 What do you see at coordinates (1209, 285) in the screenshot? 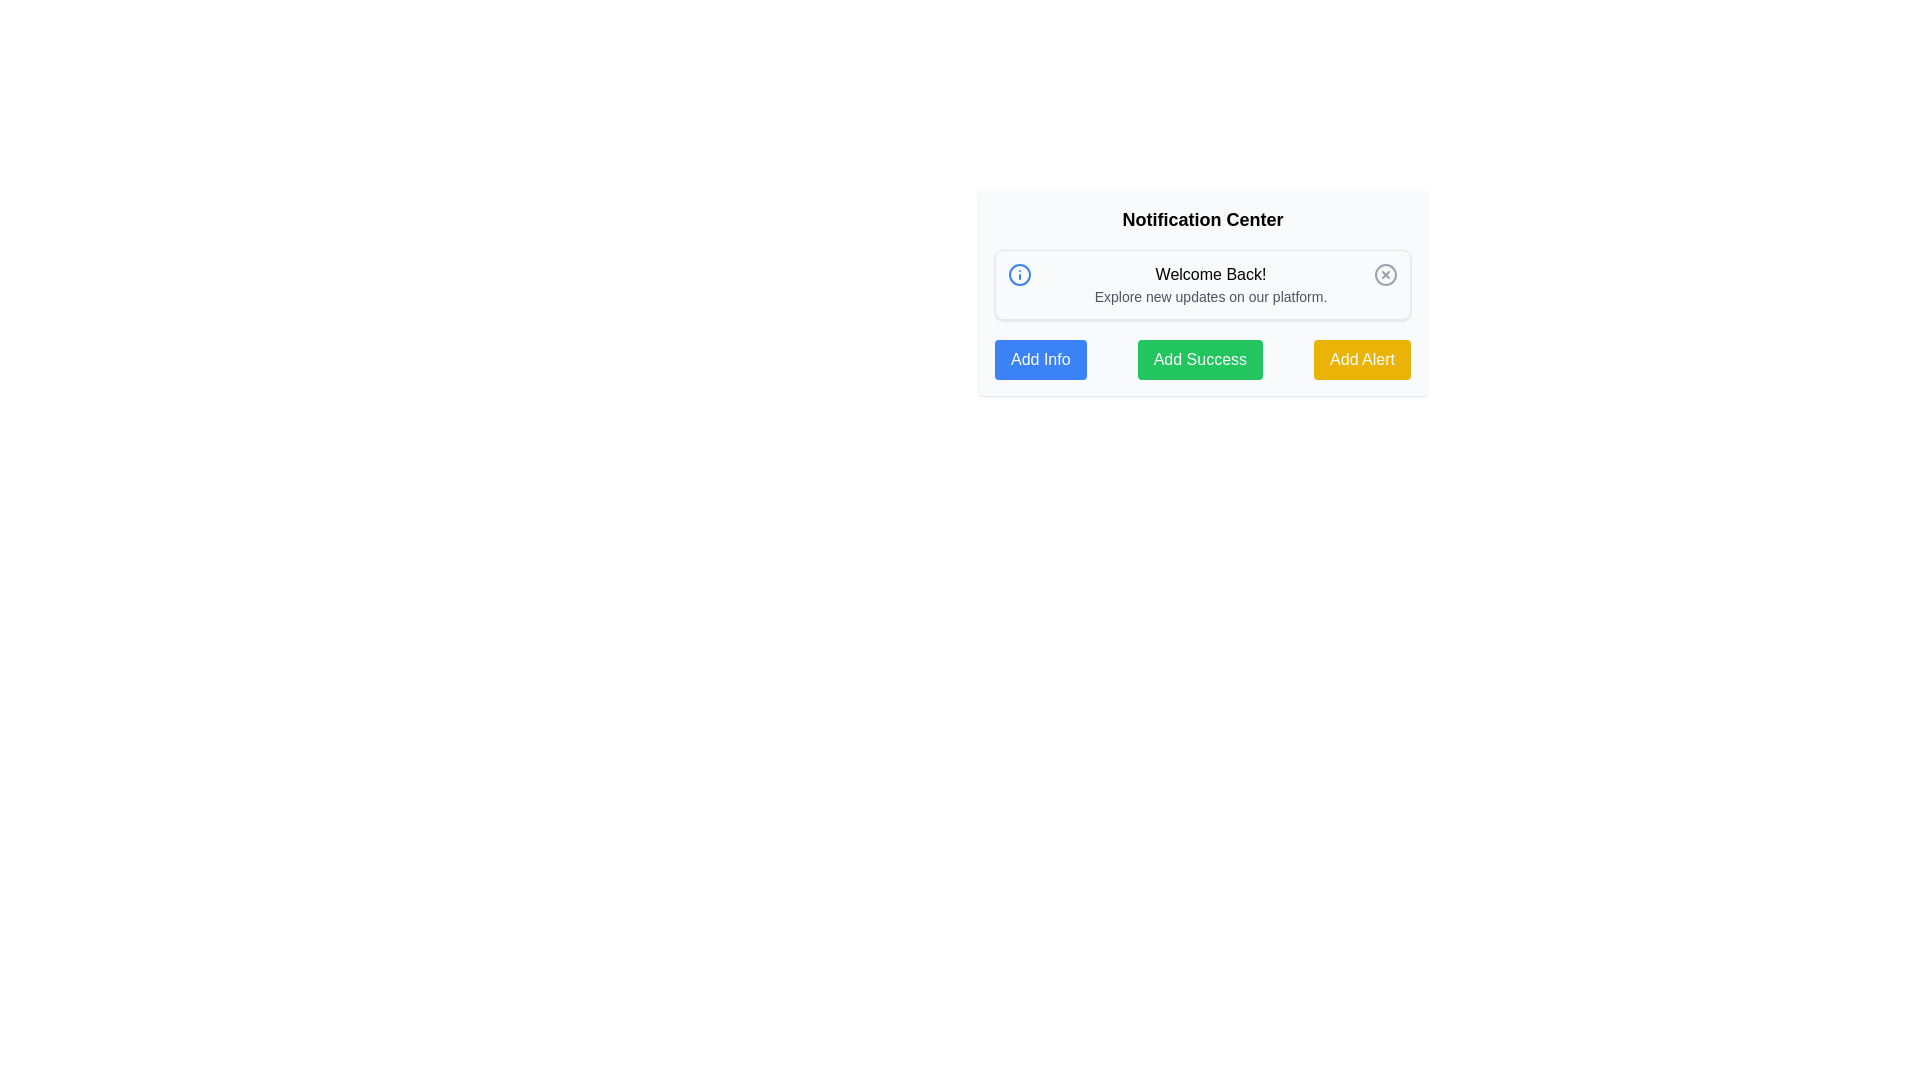
I see `the text display block that contains the bold introductory message 'Welcome Back!' and additional context 'Explore new updates on our platform.'` at bounding box center [1209, 285].